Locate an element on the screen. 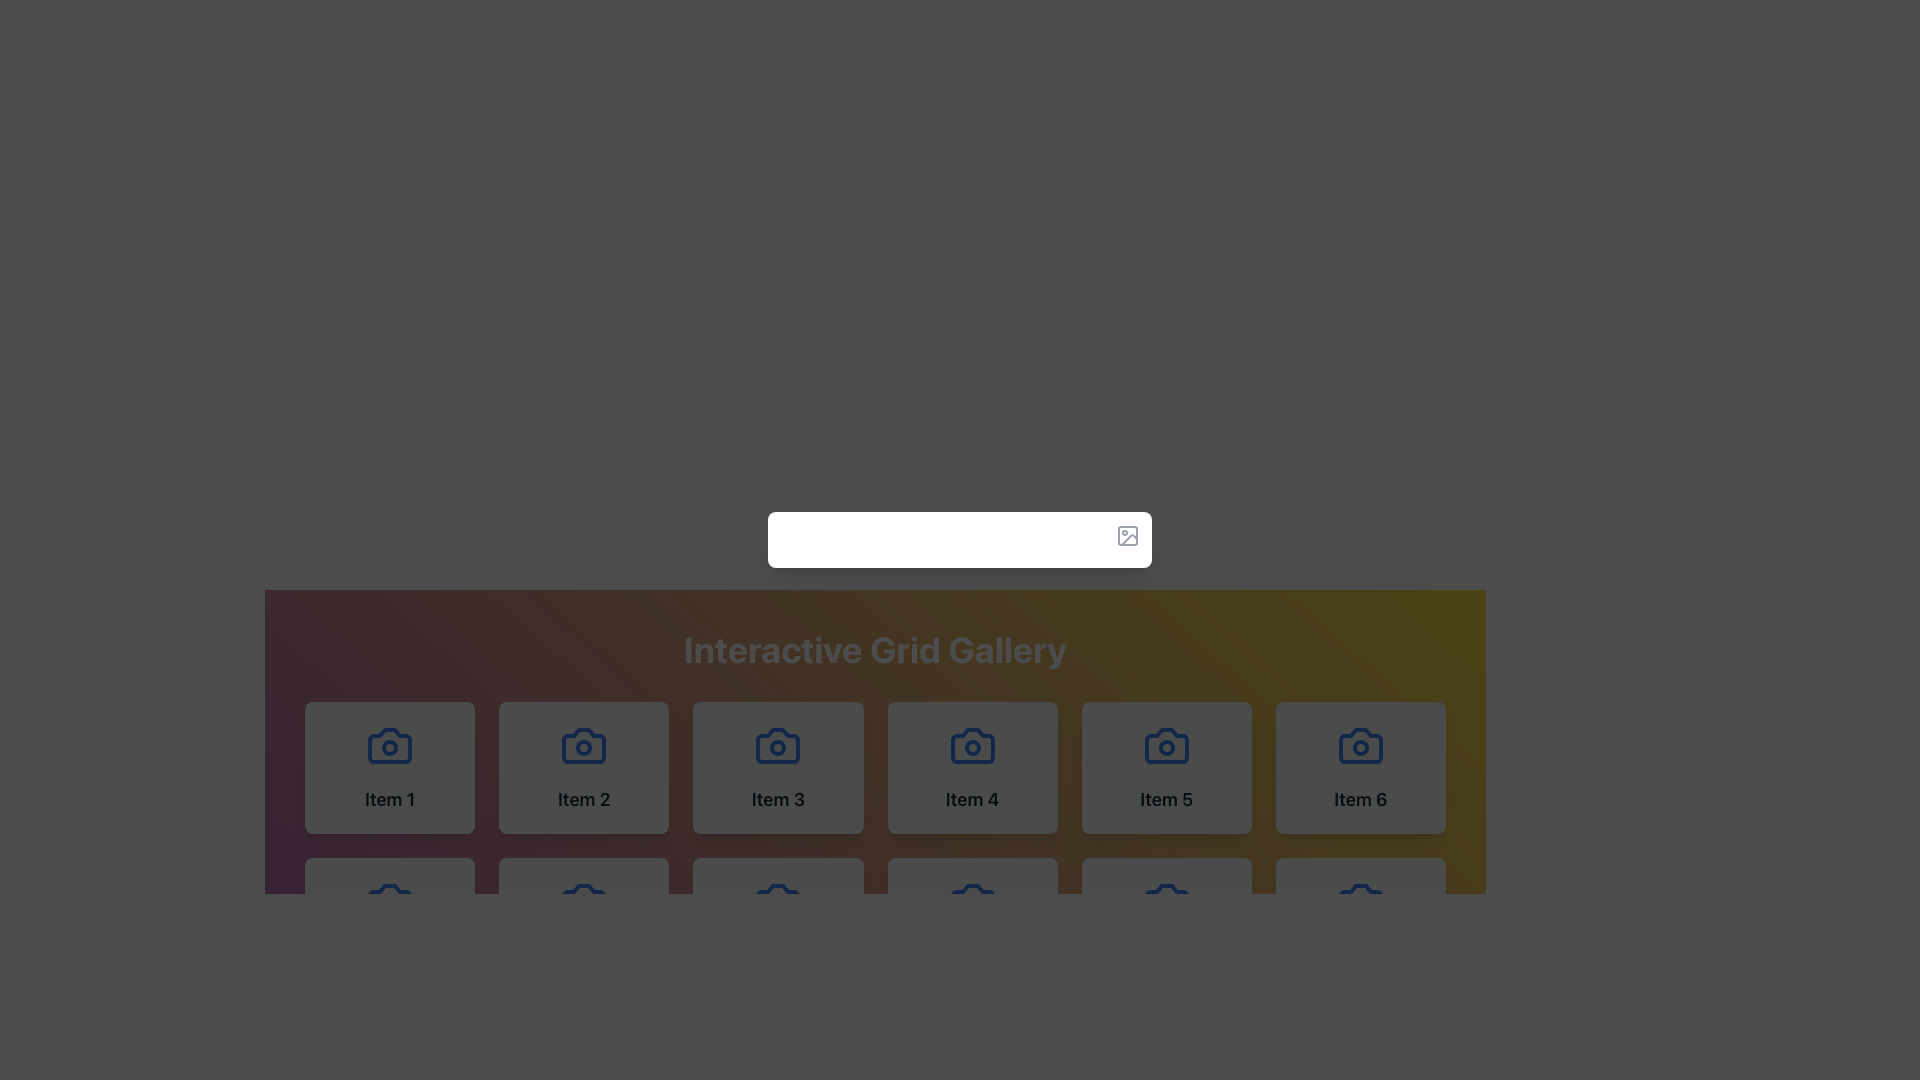 The height and width of the screenshot is (1080, 1920). the camera icon located in the fourth cell of the 'Interactive Grid Gallery' row, which represents photography or image capture functionality is located at coordinates (972, 745).